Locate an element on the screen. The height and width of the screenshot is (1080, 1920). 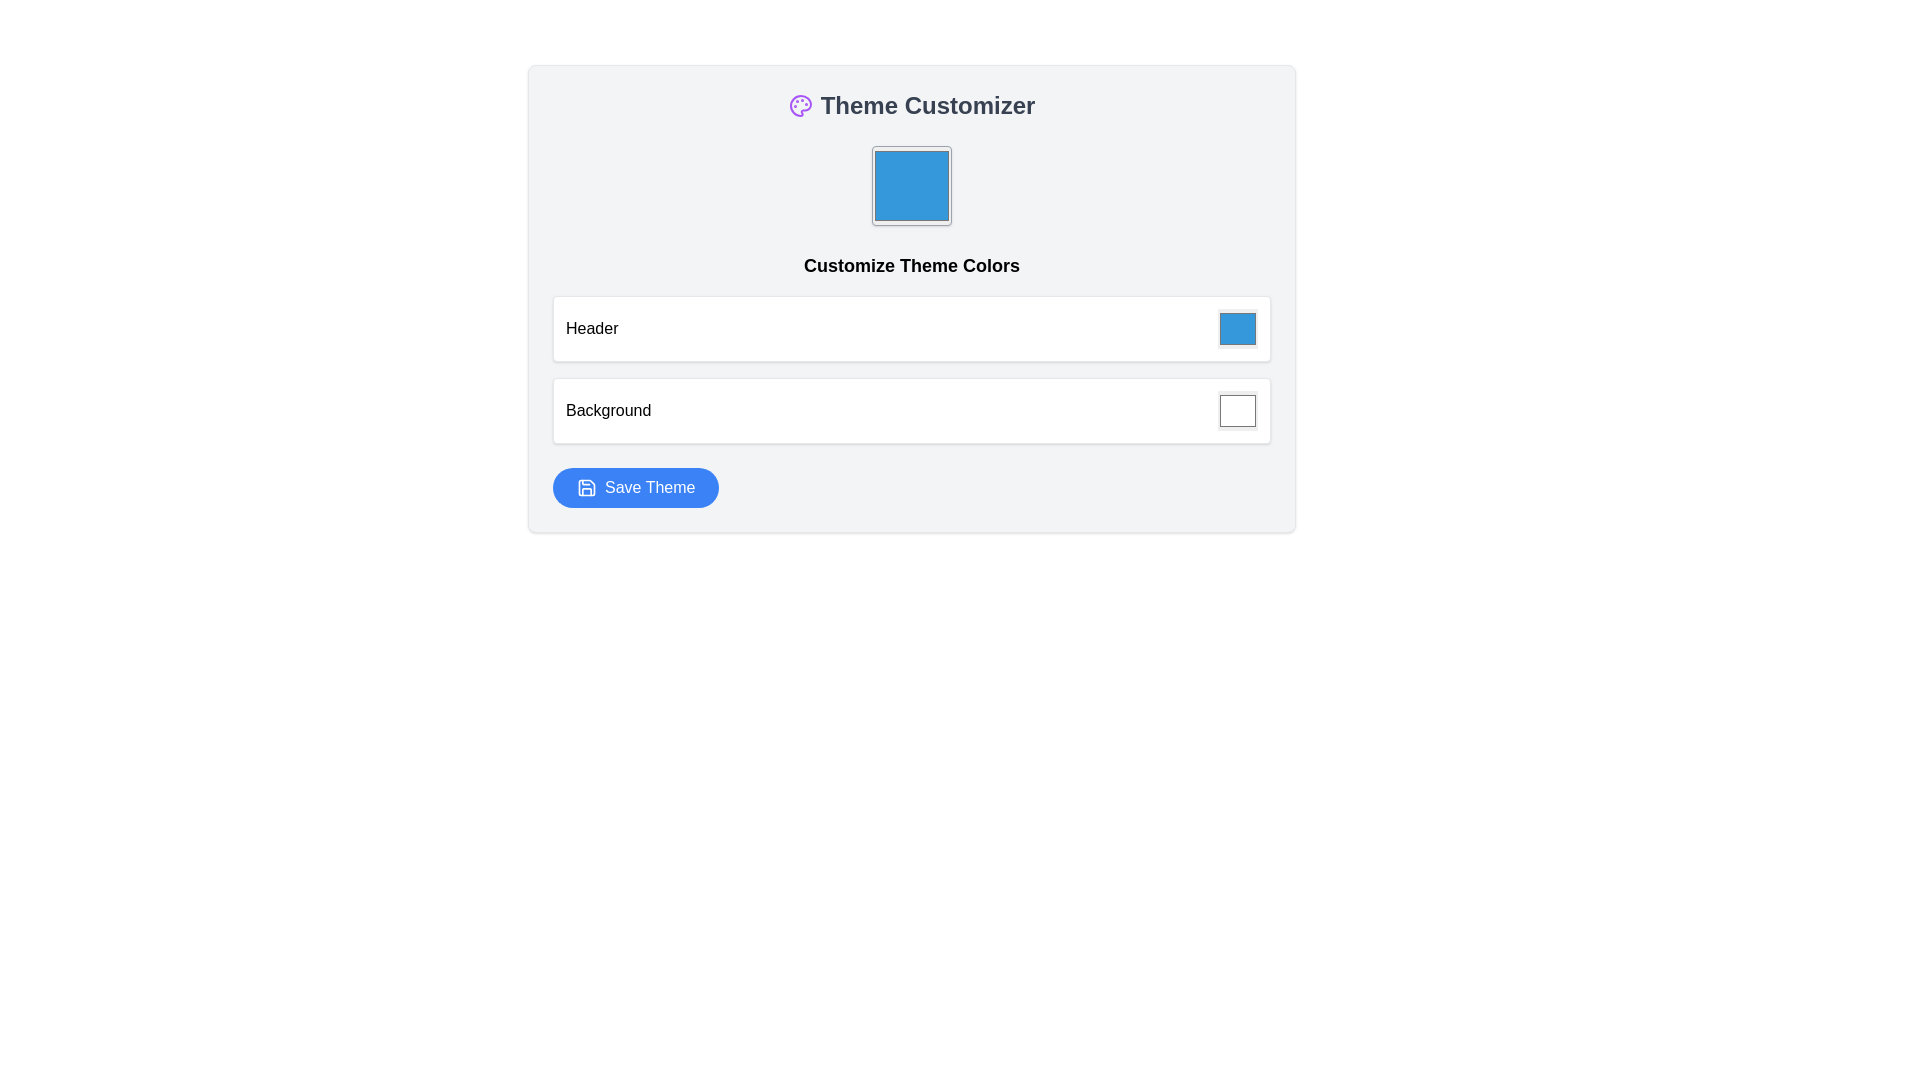
the rounded blue button with white text labeled 'Save Theme', which is positioned at the bottom of the 'Theme Customizer' card is located at coordinates (635, 488).